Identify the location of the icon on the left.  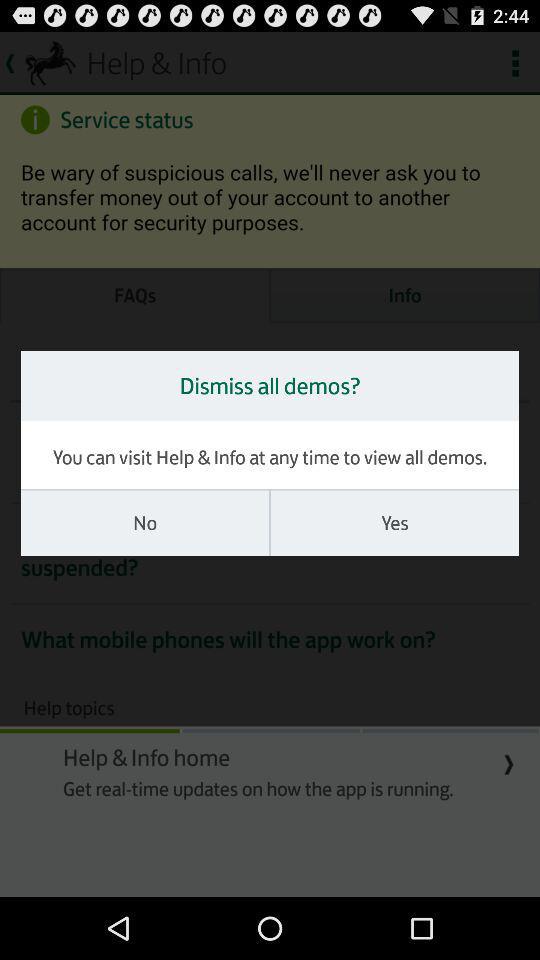
(144, 522).